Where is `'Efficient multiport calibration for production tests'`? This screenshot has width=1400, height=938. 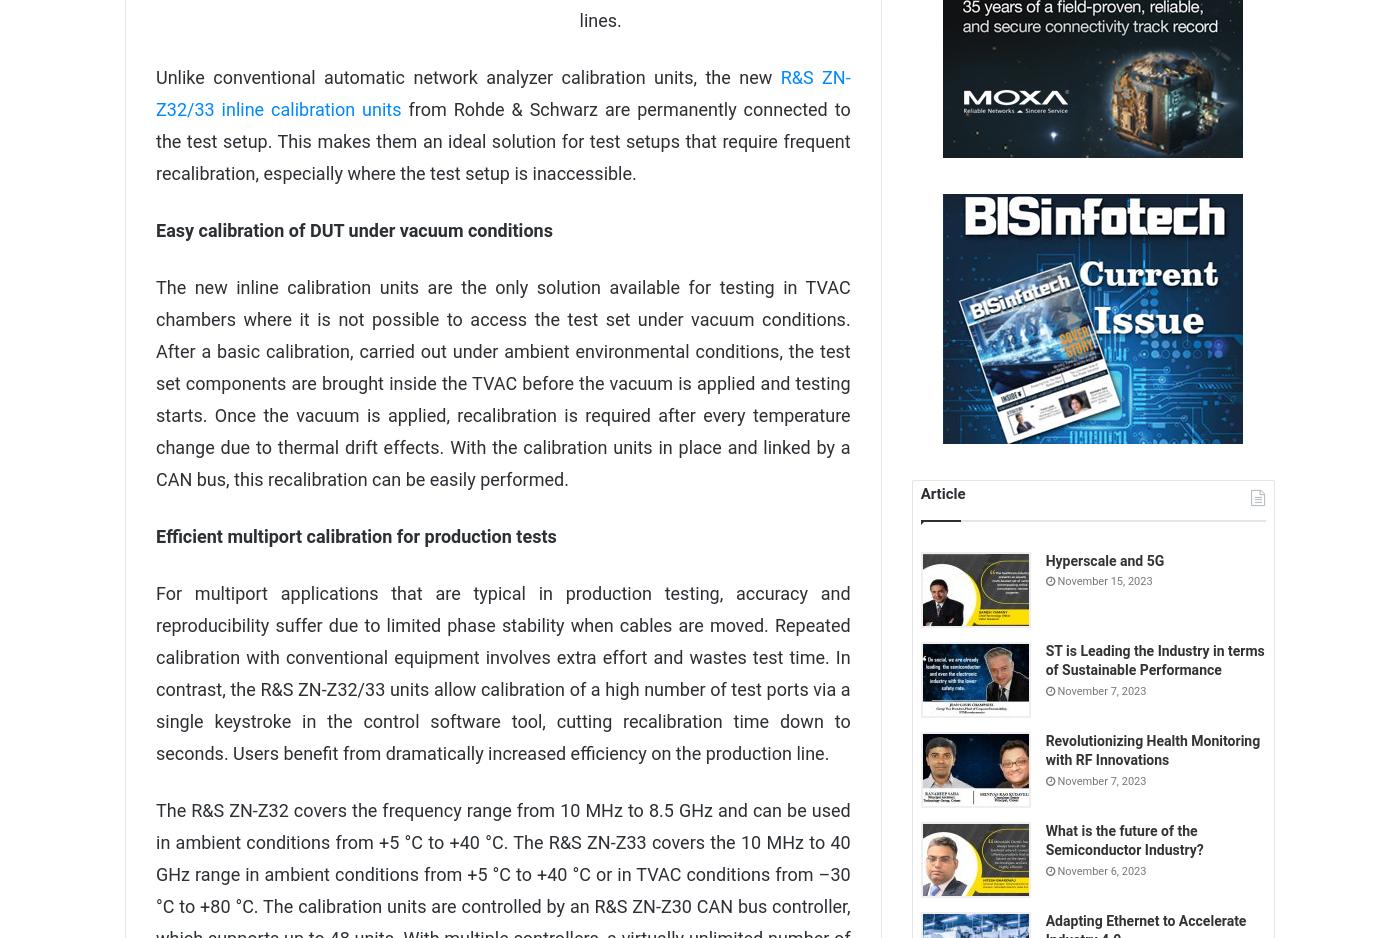
'Efficient multiport calibration for production tests' is located at coordinates (356, 534).